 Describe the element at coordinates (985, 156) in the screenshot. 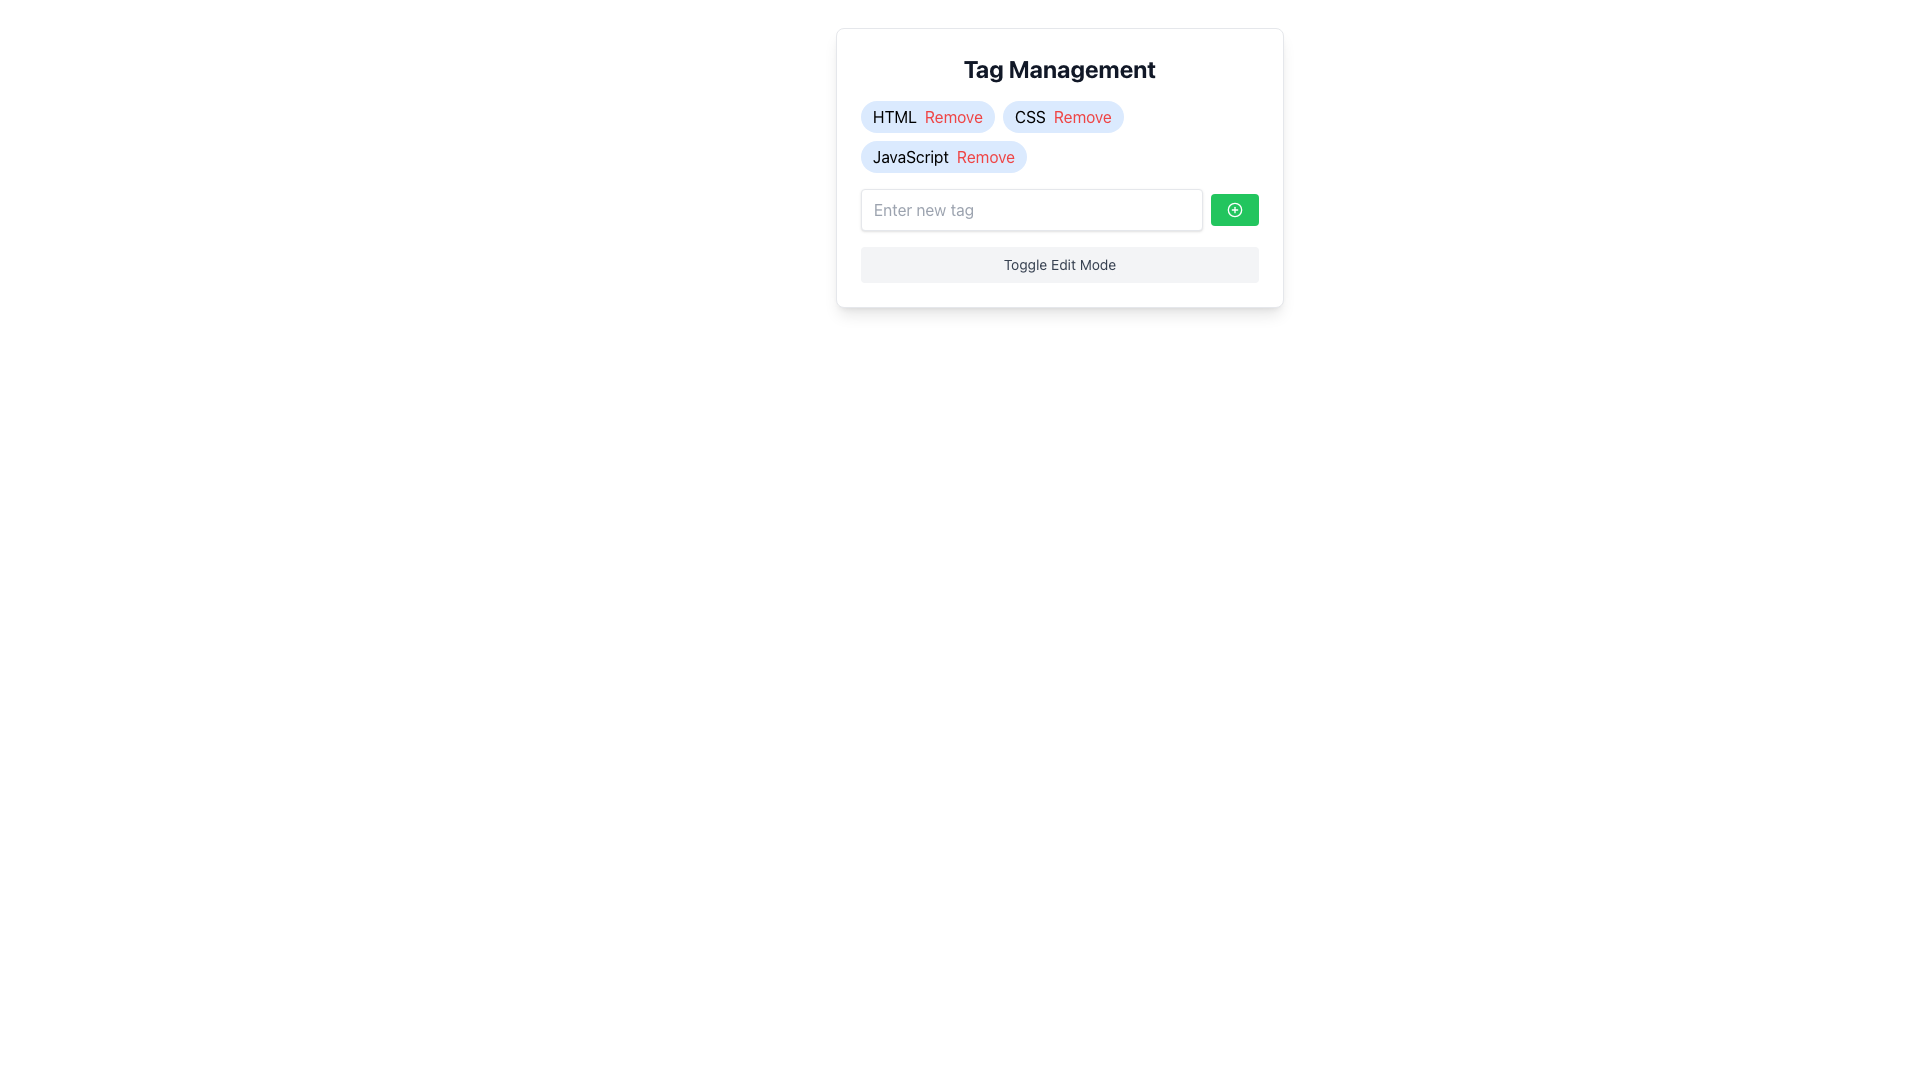

I see `the 'Remove' button styled in red font within the 'JavaScript' tag in the 'Tag Management' section to trigger its hover effect` at that location.